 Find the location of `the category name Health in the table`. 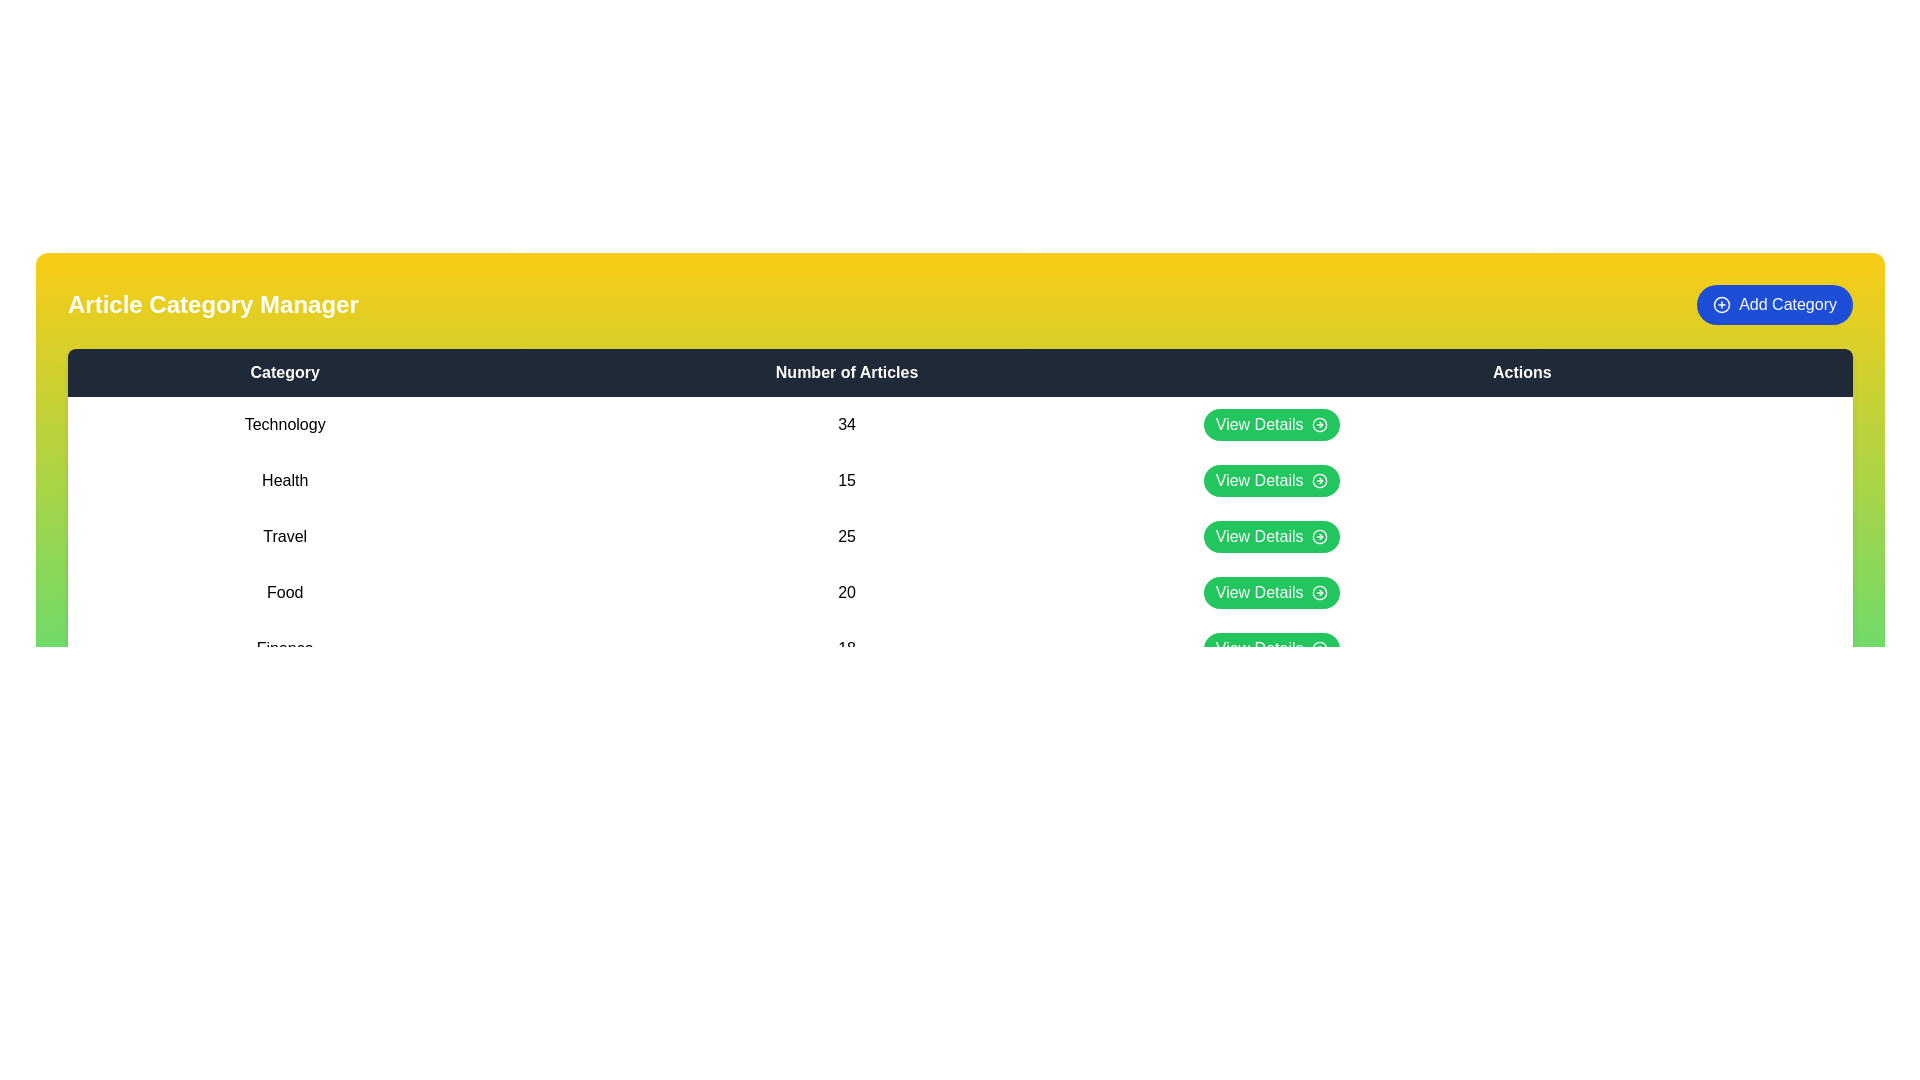

the category name Health in the table is located at coordinates (284, 481).